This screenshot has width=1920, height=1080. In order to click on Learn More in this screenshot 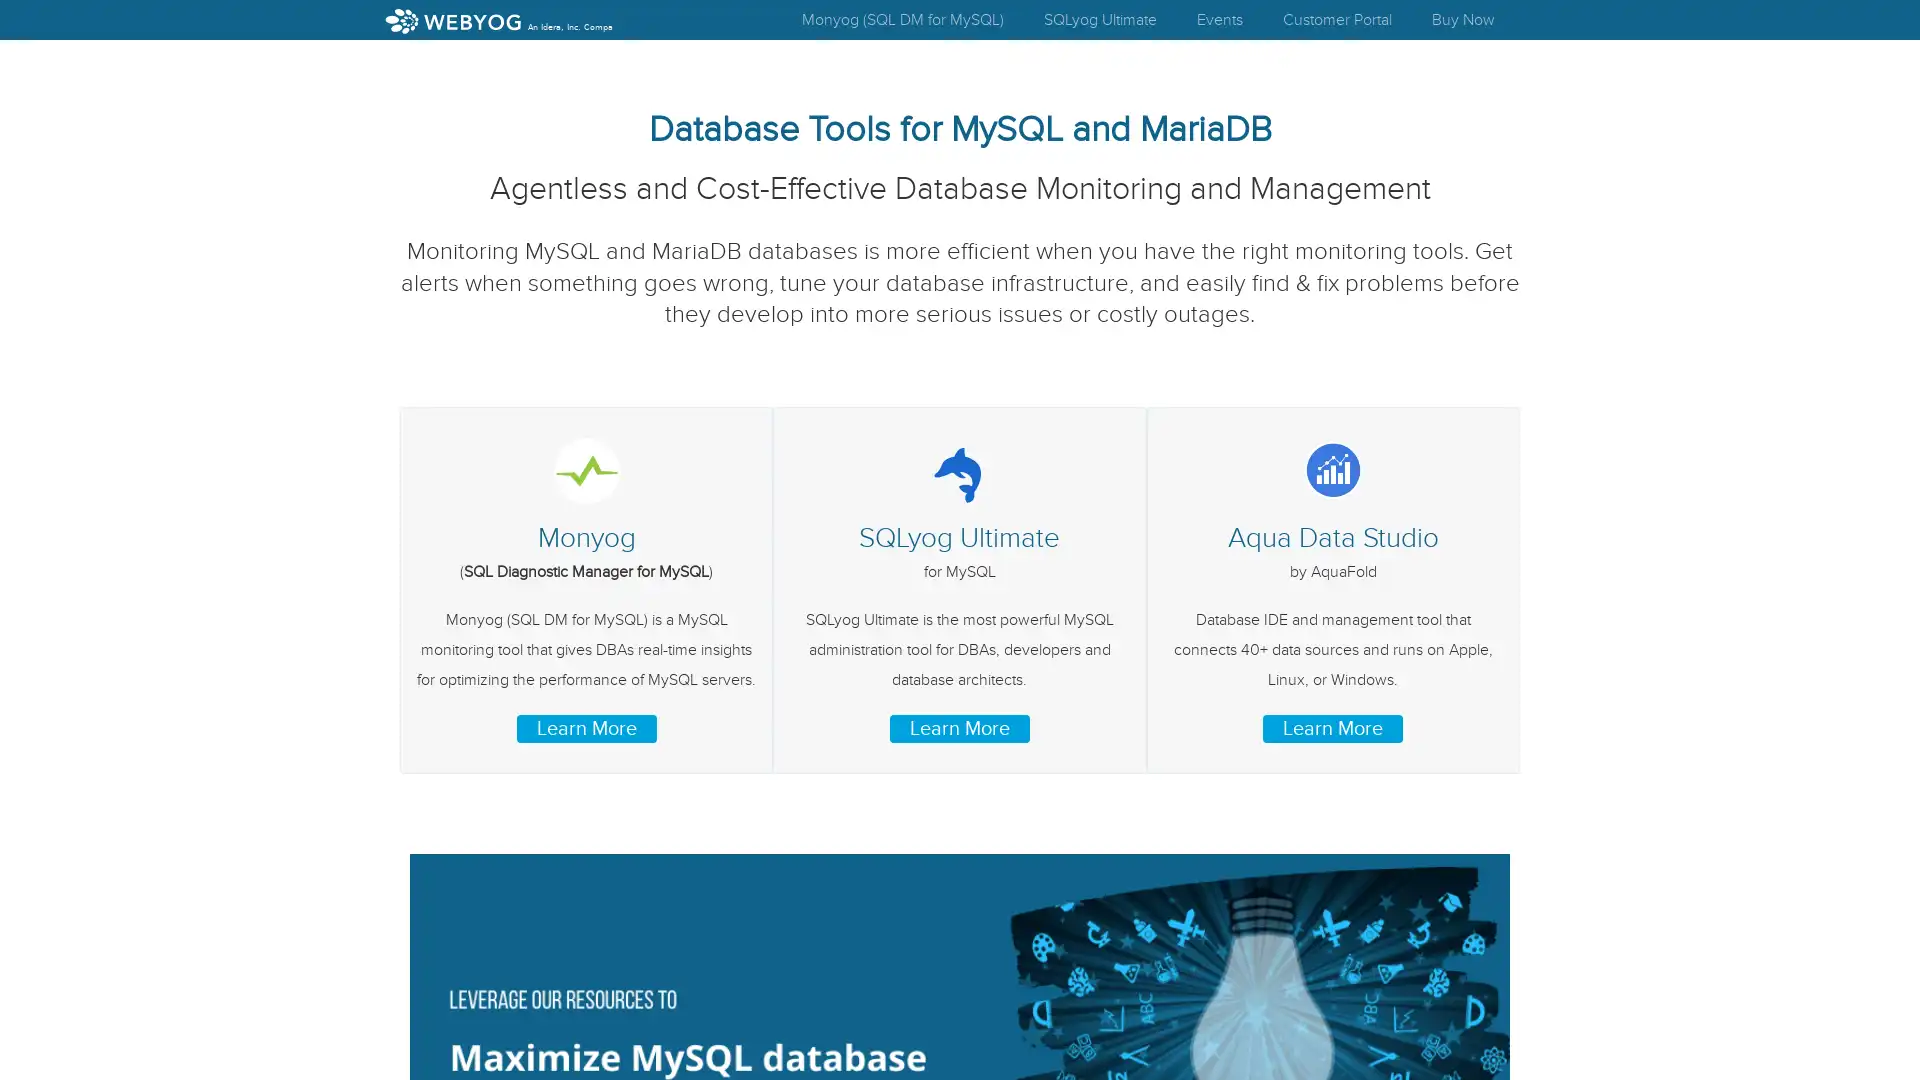, I will do `click(958, 729)`.